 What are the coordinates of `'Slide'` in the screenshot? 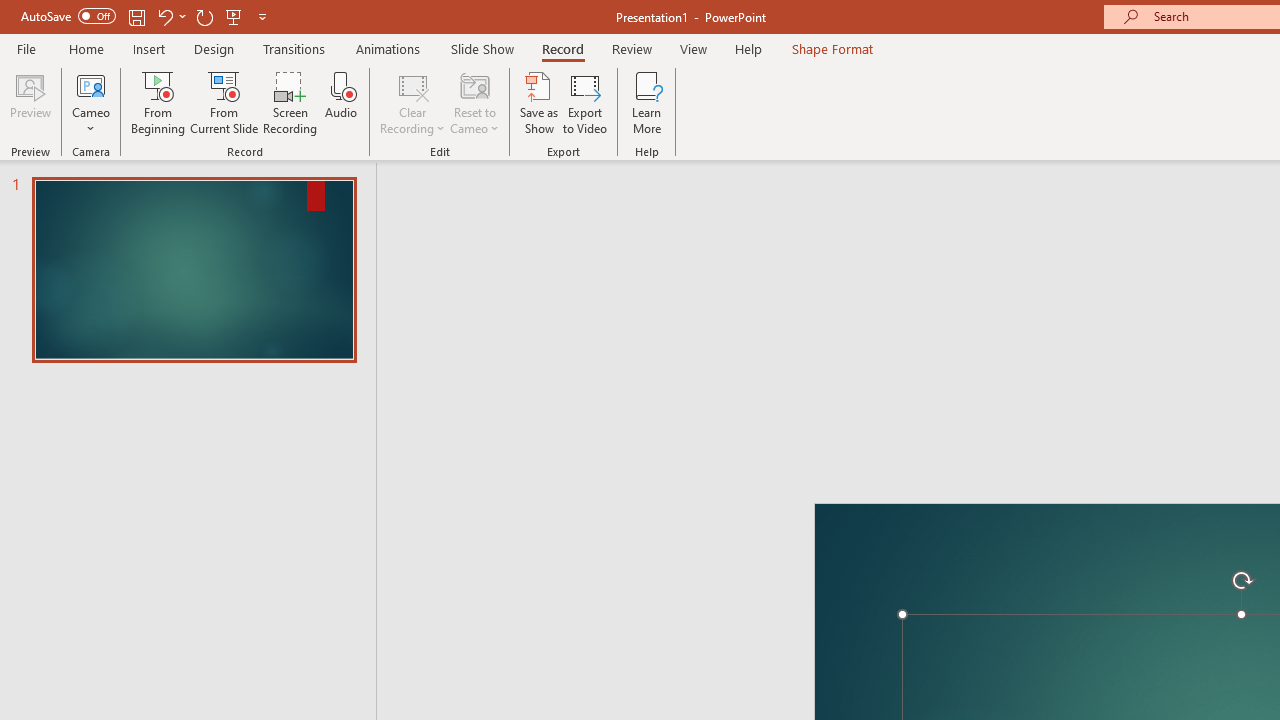 It's located at (194, 270).